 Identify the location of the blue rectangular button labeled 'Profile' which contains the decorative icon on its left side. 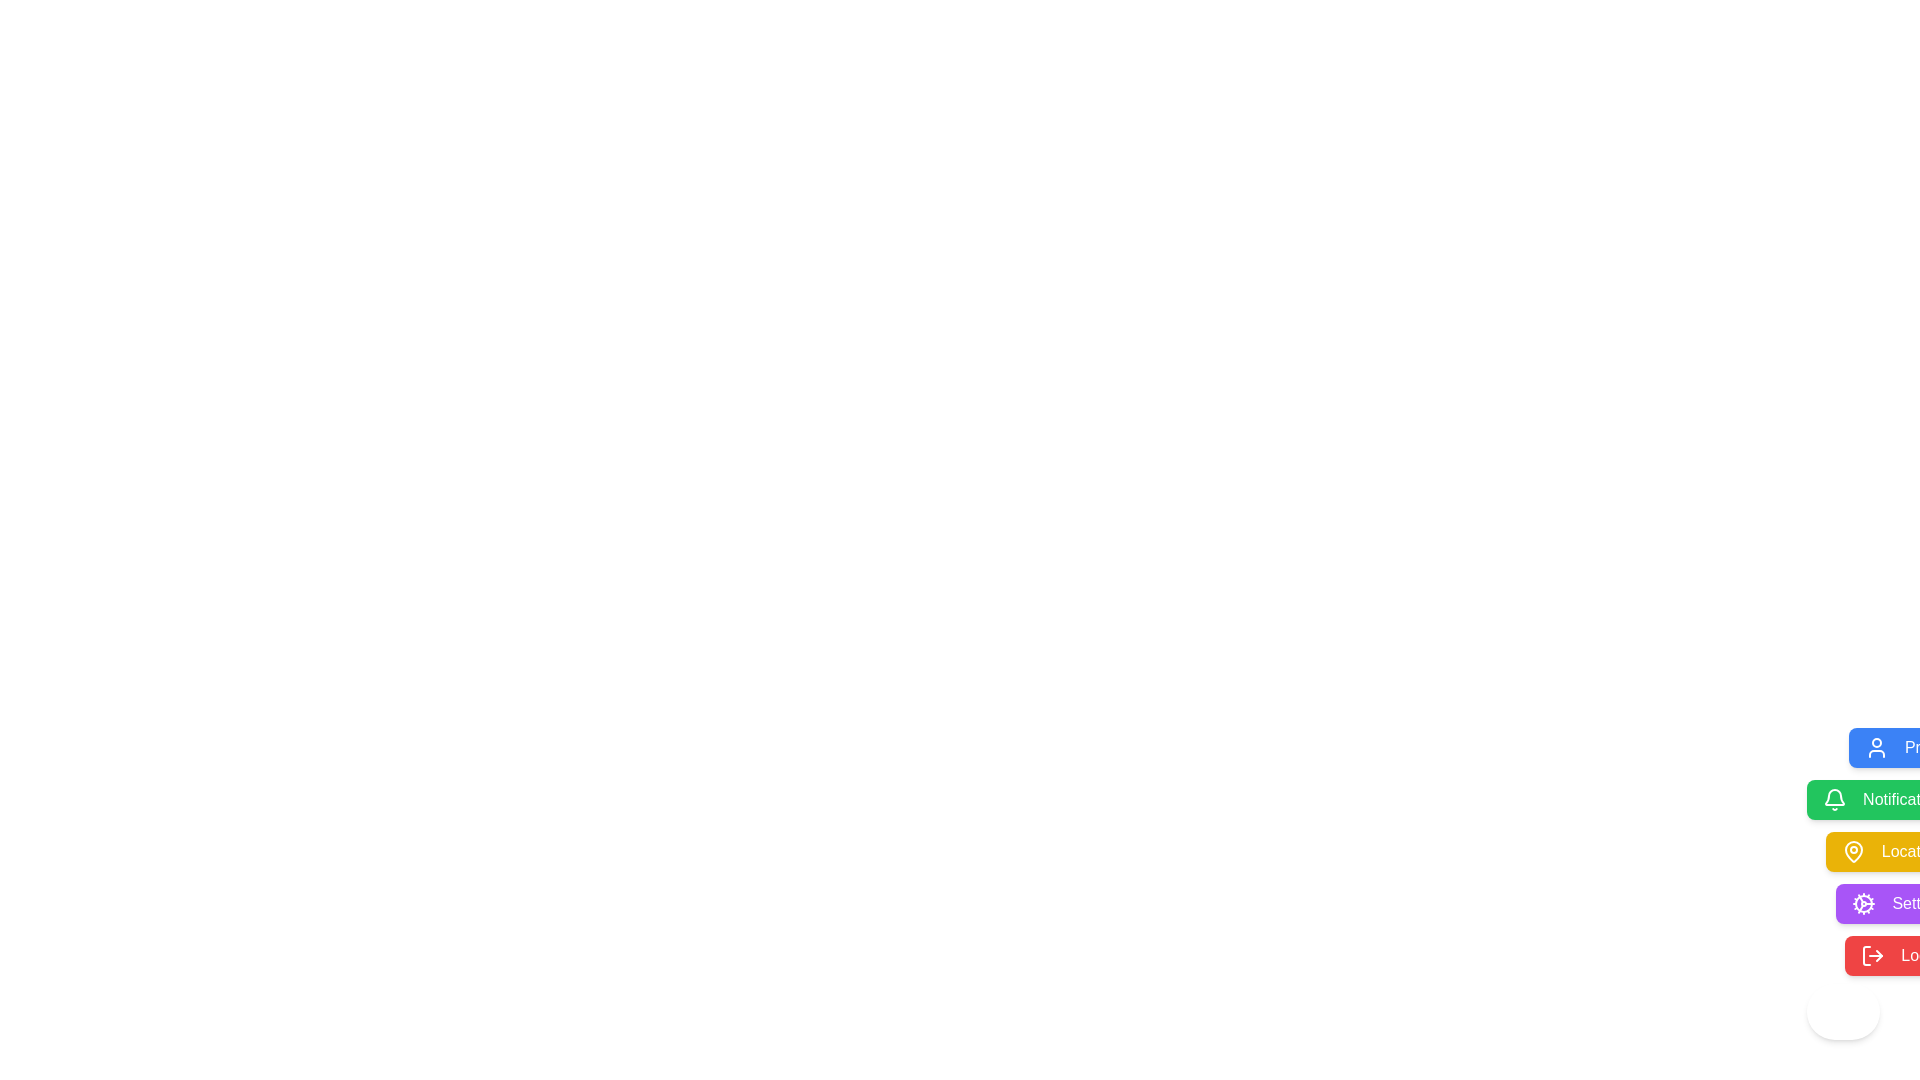
(1875, 748).